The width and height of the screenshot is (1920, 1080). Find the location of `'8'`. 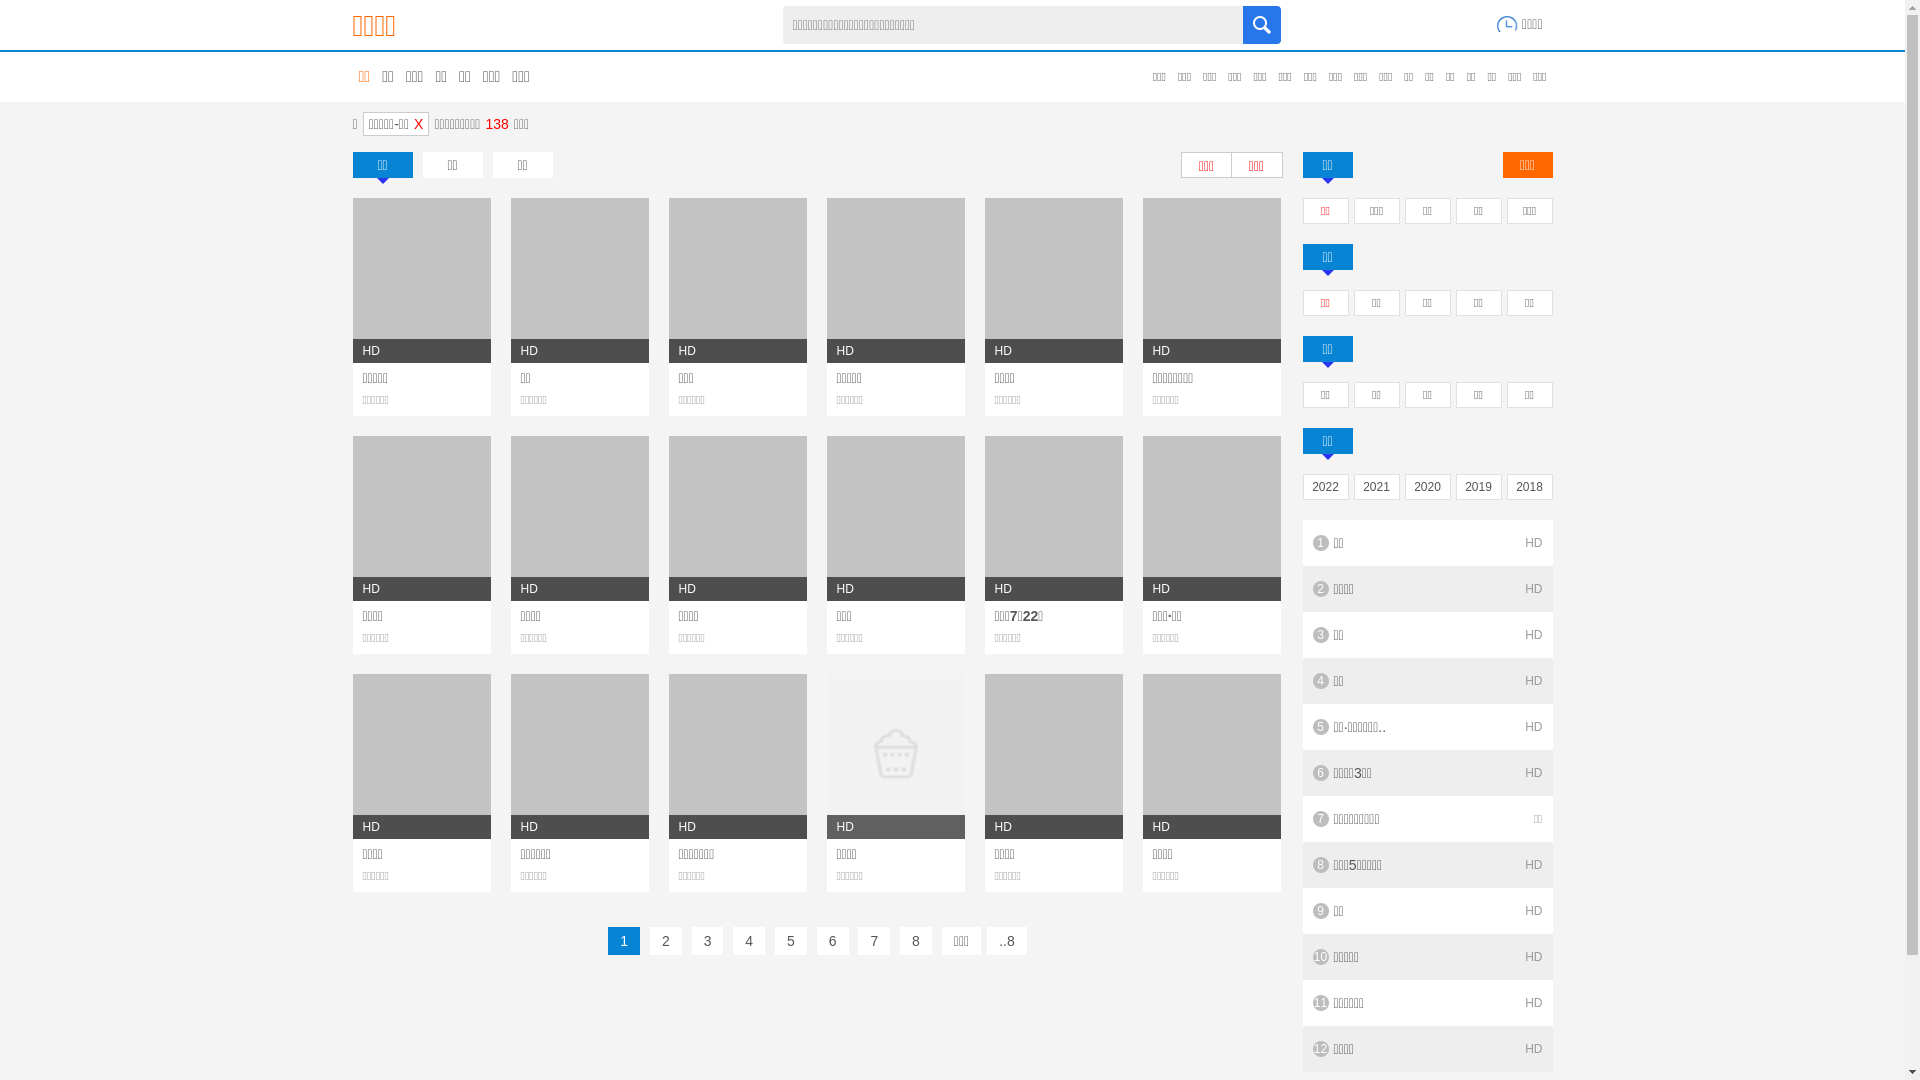

'8' is located at coordinates (899, 941).